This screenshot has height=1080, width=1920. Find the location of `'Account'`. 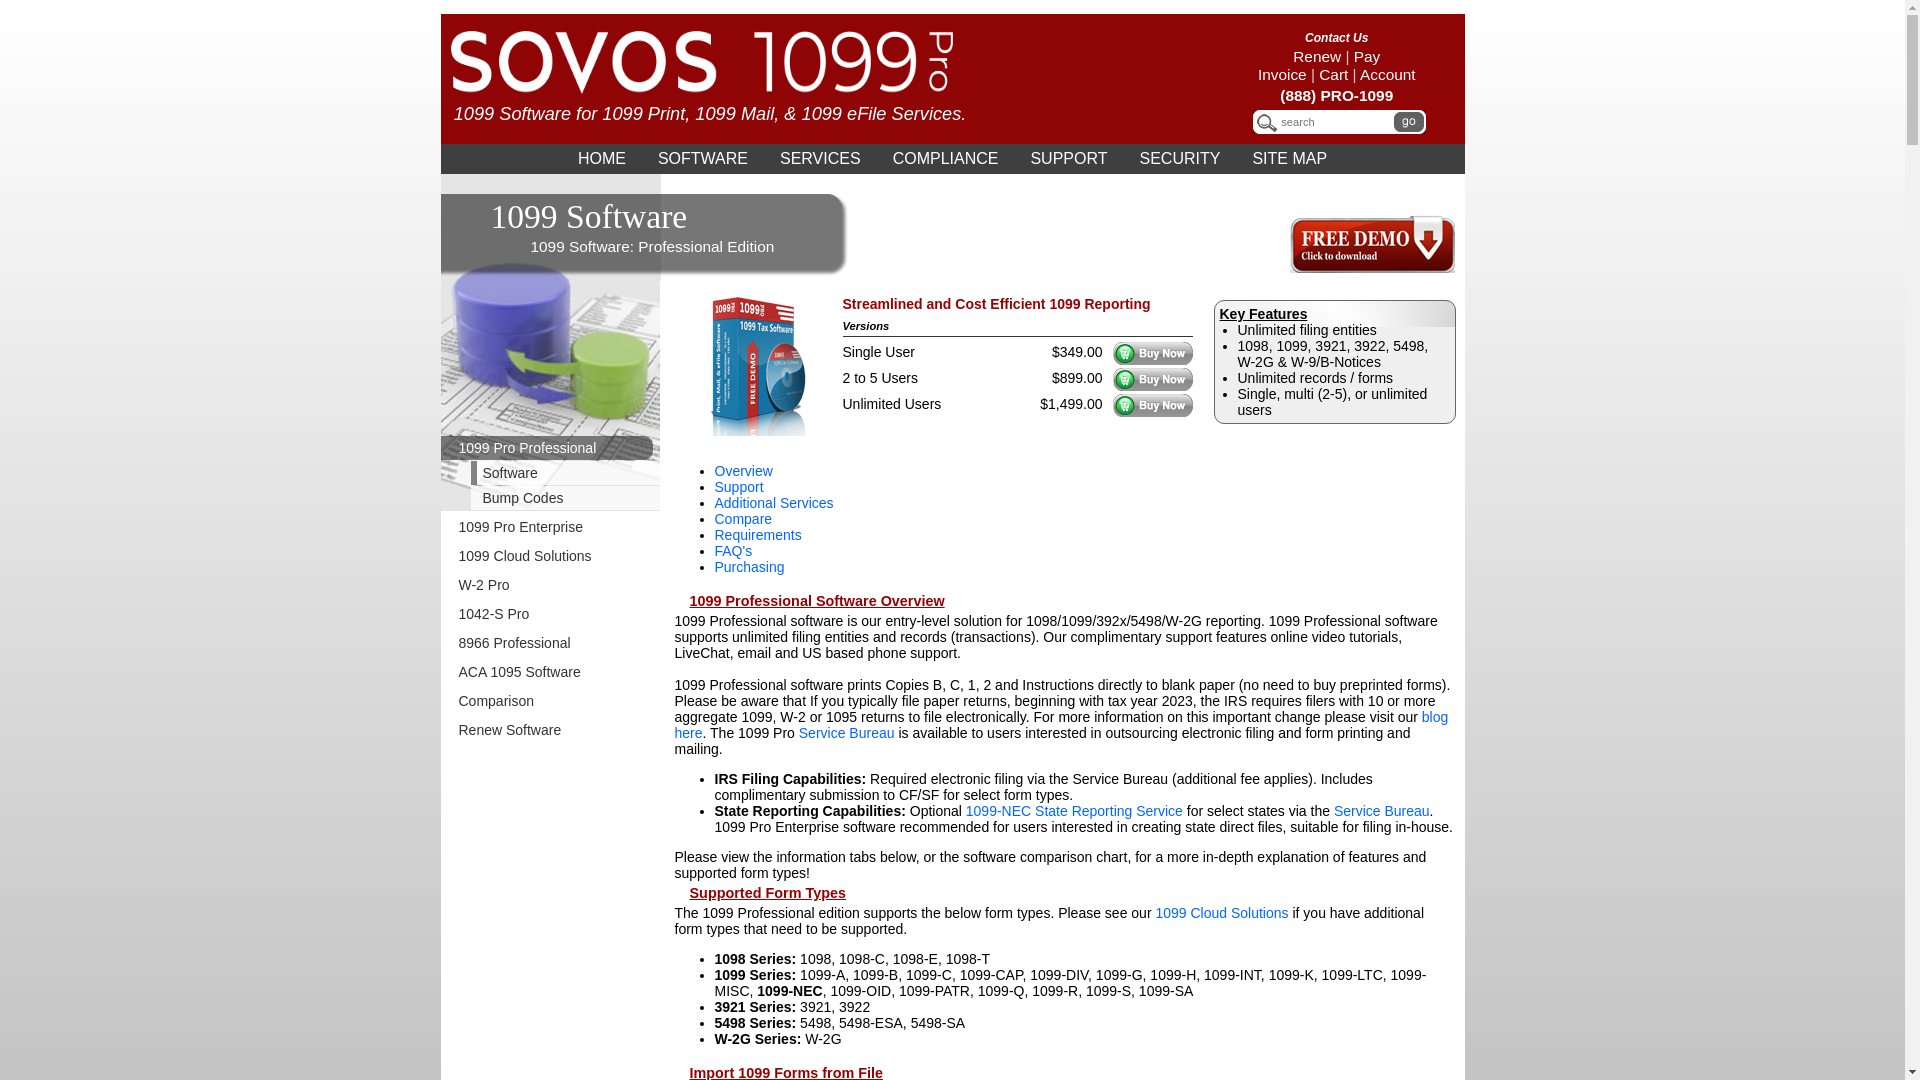

'Account' is located at coordinates (1386, 73).